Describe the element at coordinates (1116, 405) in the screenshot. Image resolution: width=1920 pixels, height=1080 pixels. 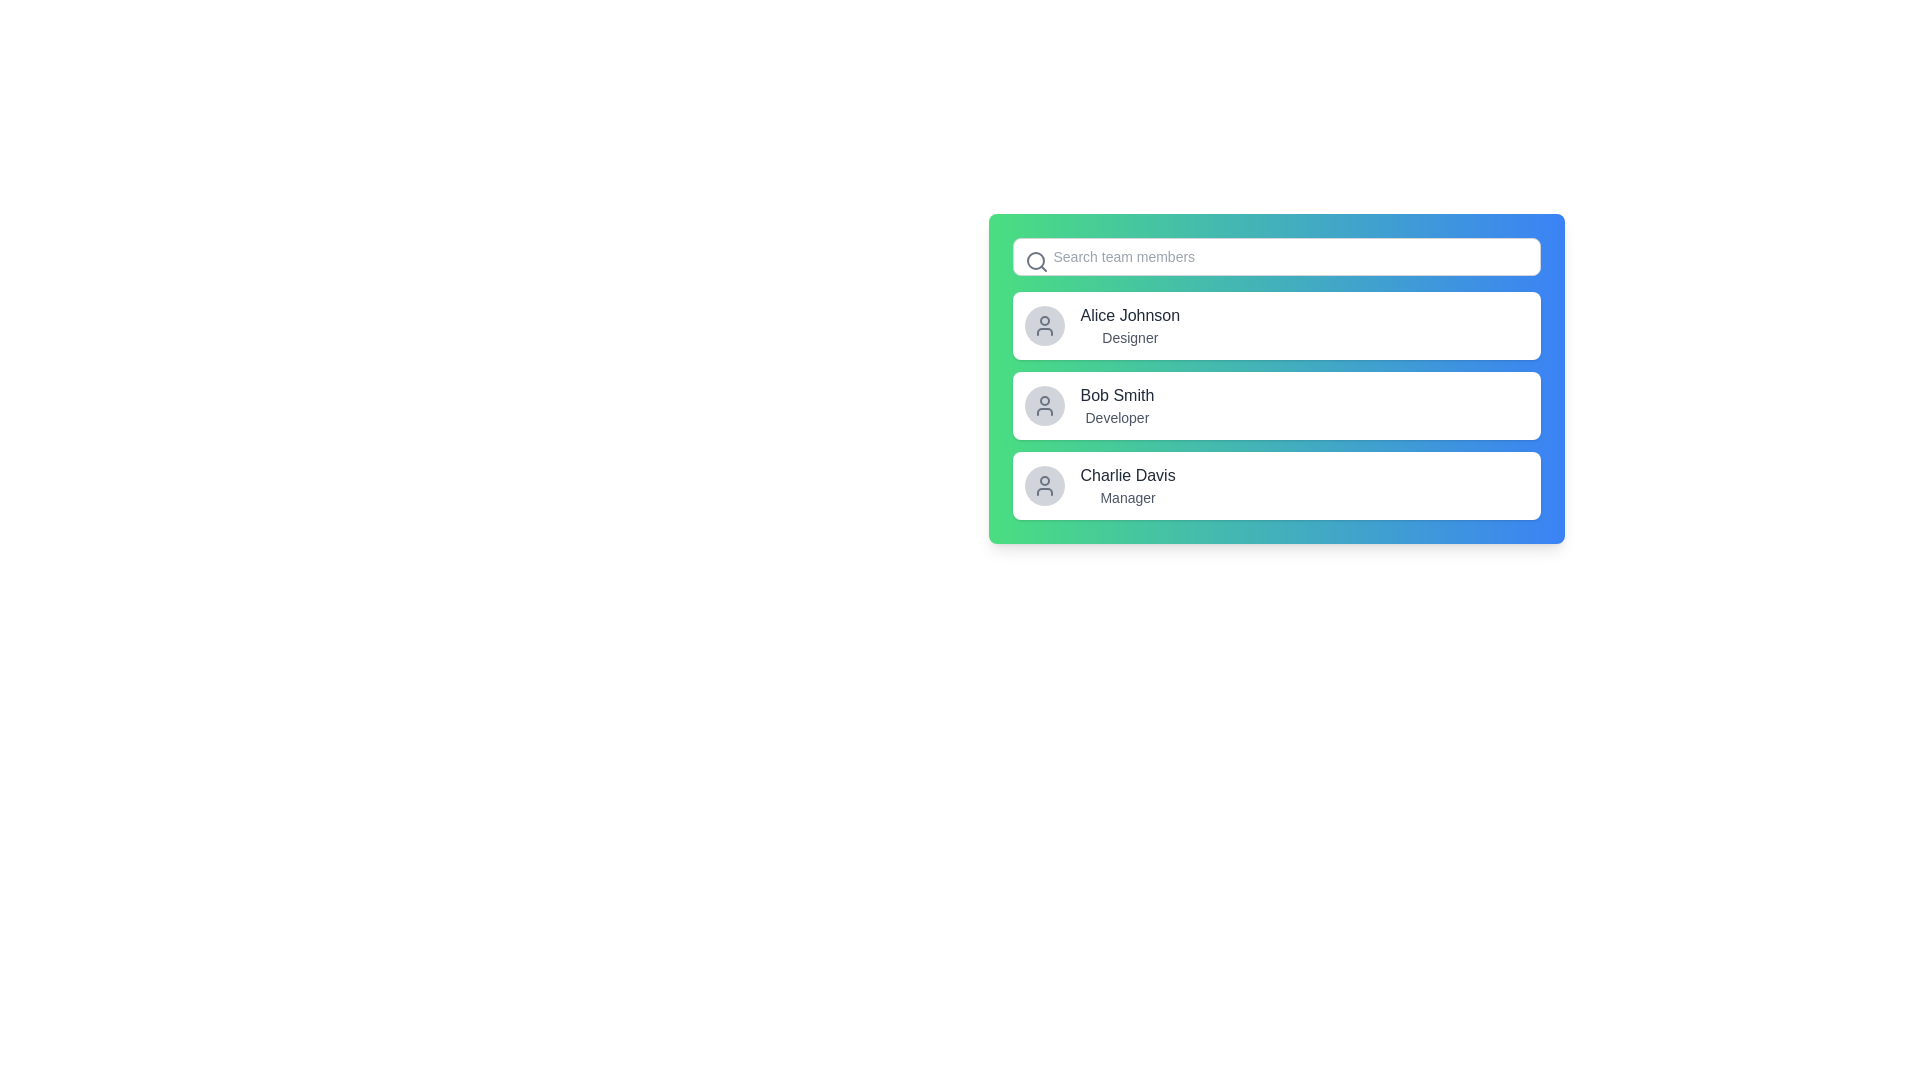
I see `the text element displaying 'Bob Smith' followed by 'Developer', which is located in the second row of a vertical list of card items` at that location.